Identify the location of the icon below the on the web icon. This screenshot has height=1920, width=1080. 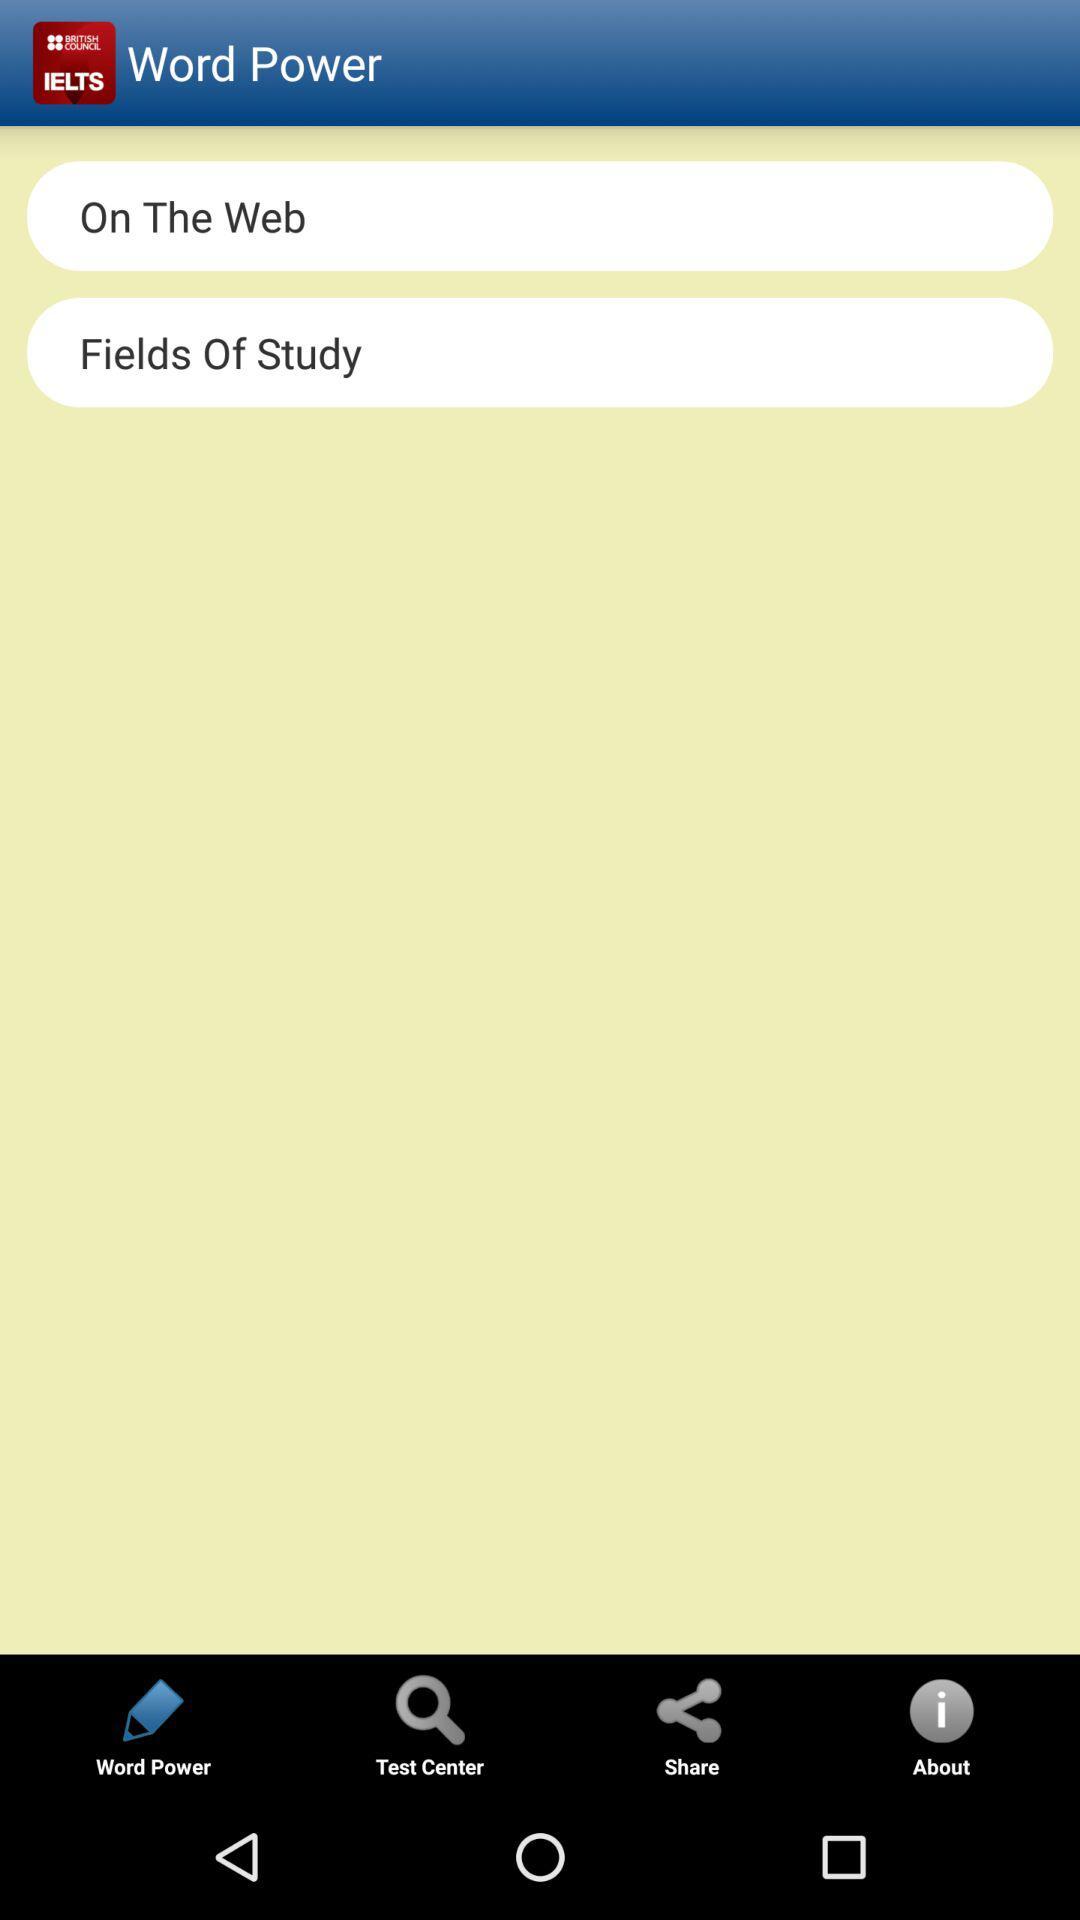
(540, 352).